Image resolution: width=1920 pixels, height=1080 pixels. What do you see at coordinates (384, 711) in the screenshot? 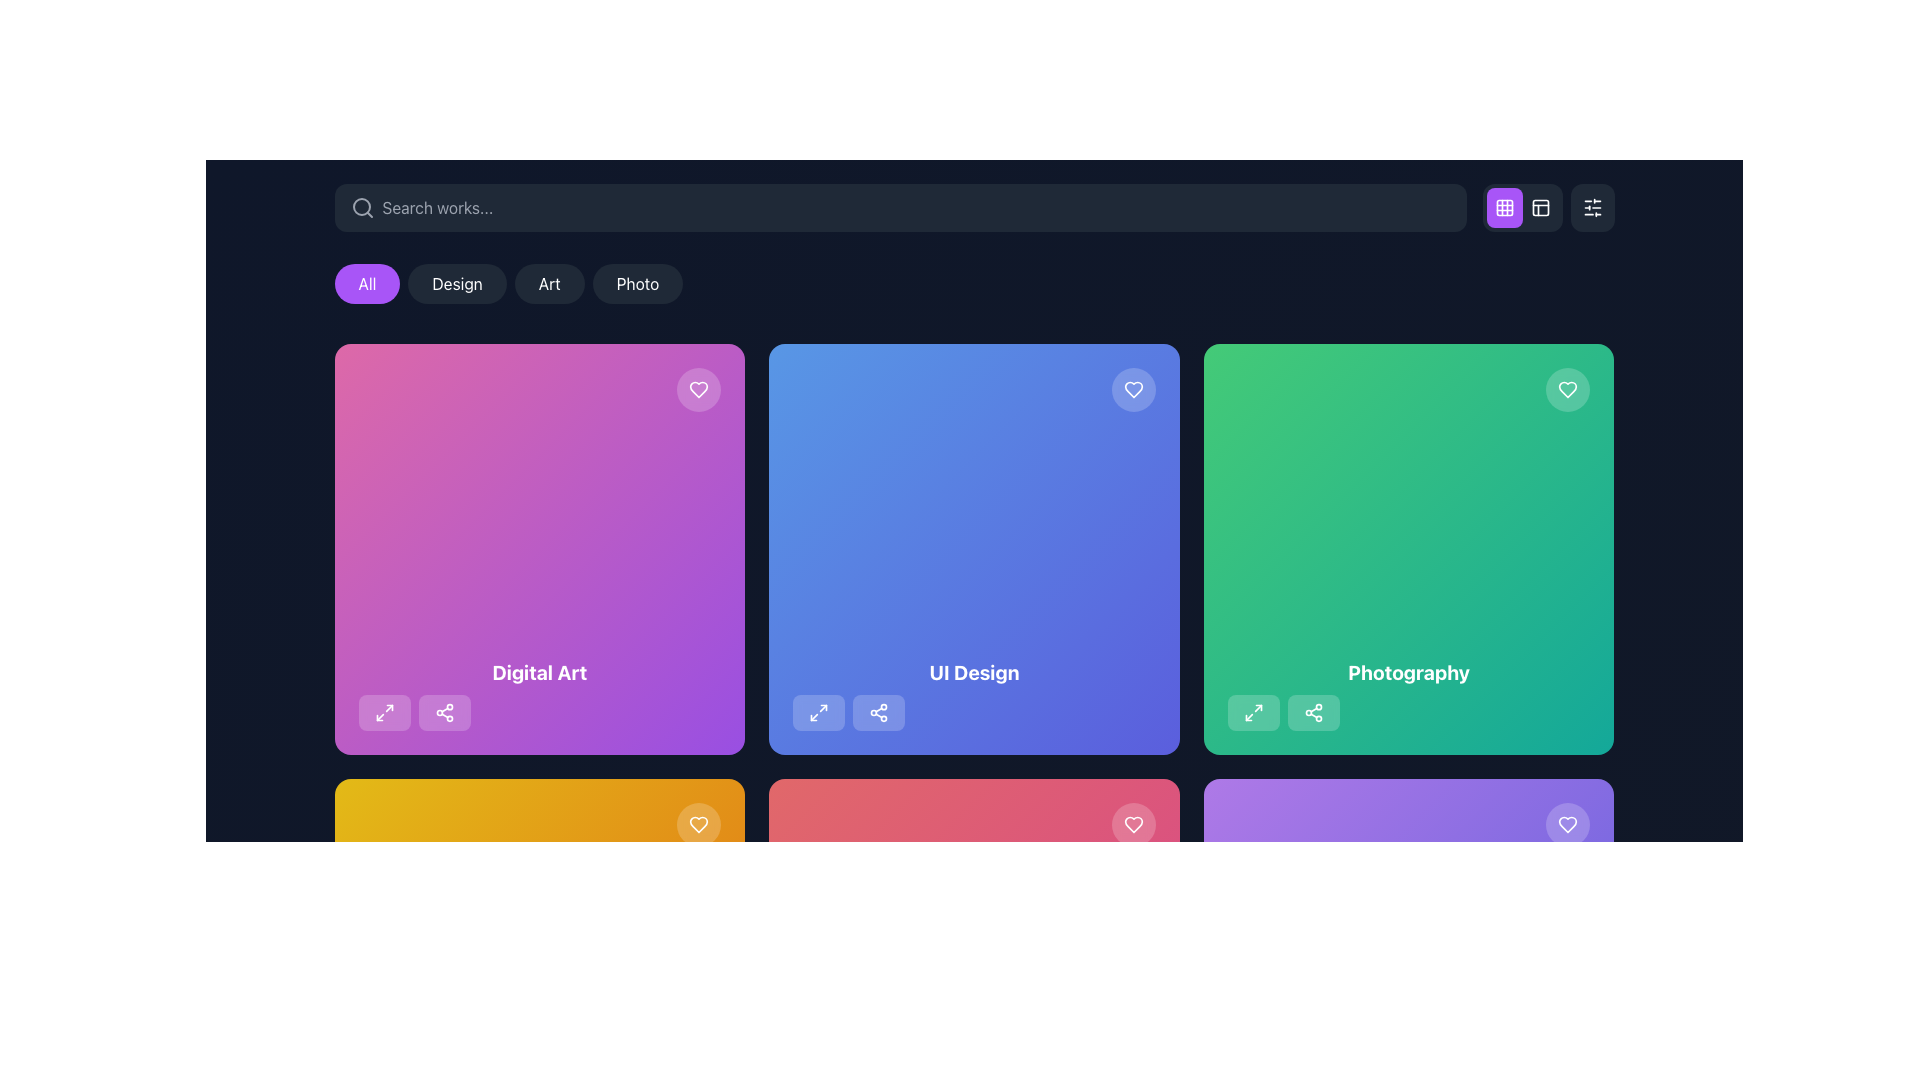
I see `the Button located at the lower-left corner of the 'Digital Art' card` at bounding box center [384, 711].